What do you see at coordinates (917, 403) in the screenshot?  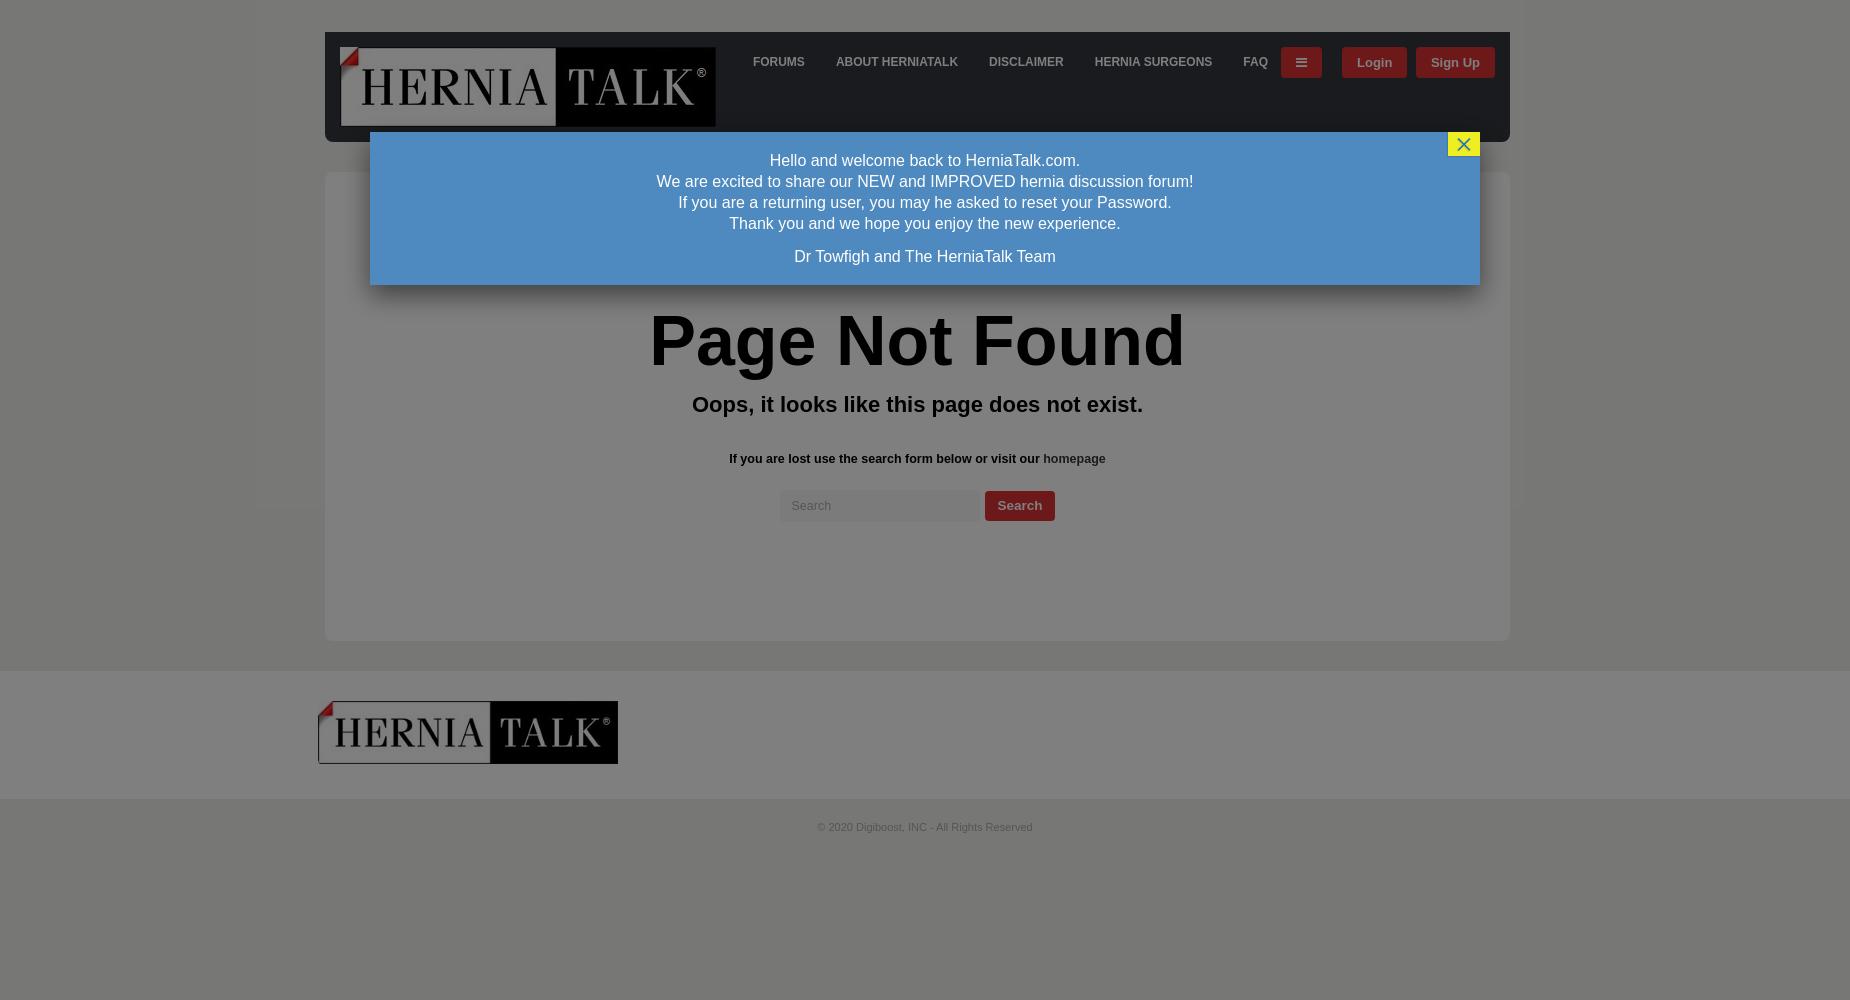 I see `'Oops, it looks like this page does not exist.'` at bounding box center [917, 403].